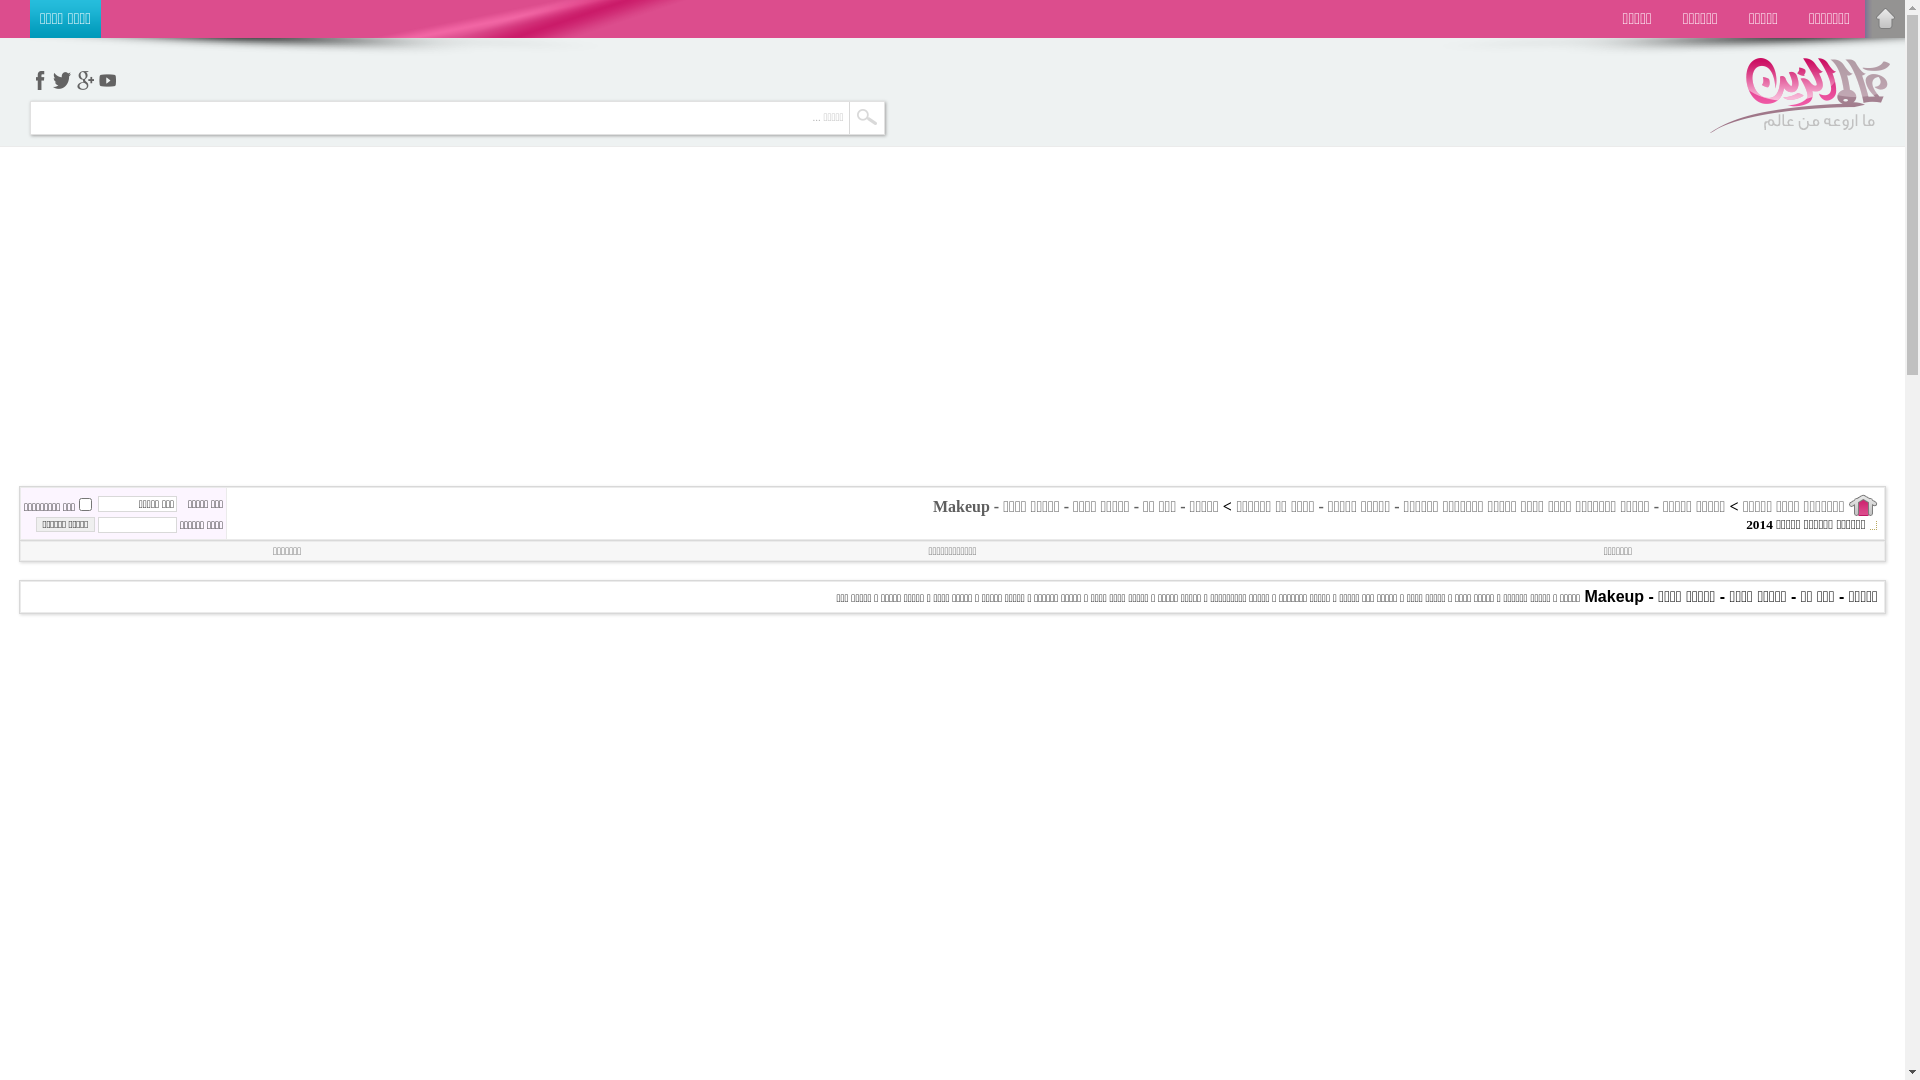 This screenshot has height=1080, width=1920. What do you see at coordinates (82, 80) in the screenshot?
I see `'google+'` at bounding box center [82, 80].